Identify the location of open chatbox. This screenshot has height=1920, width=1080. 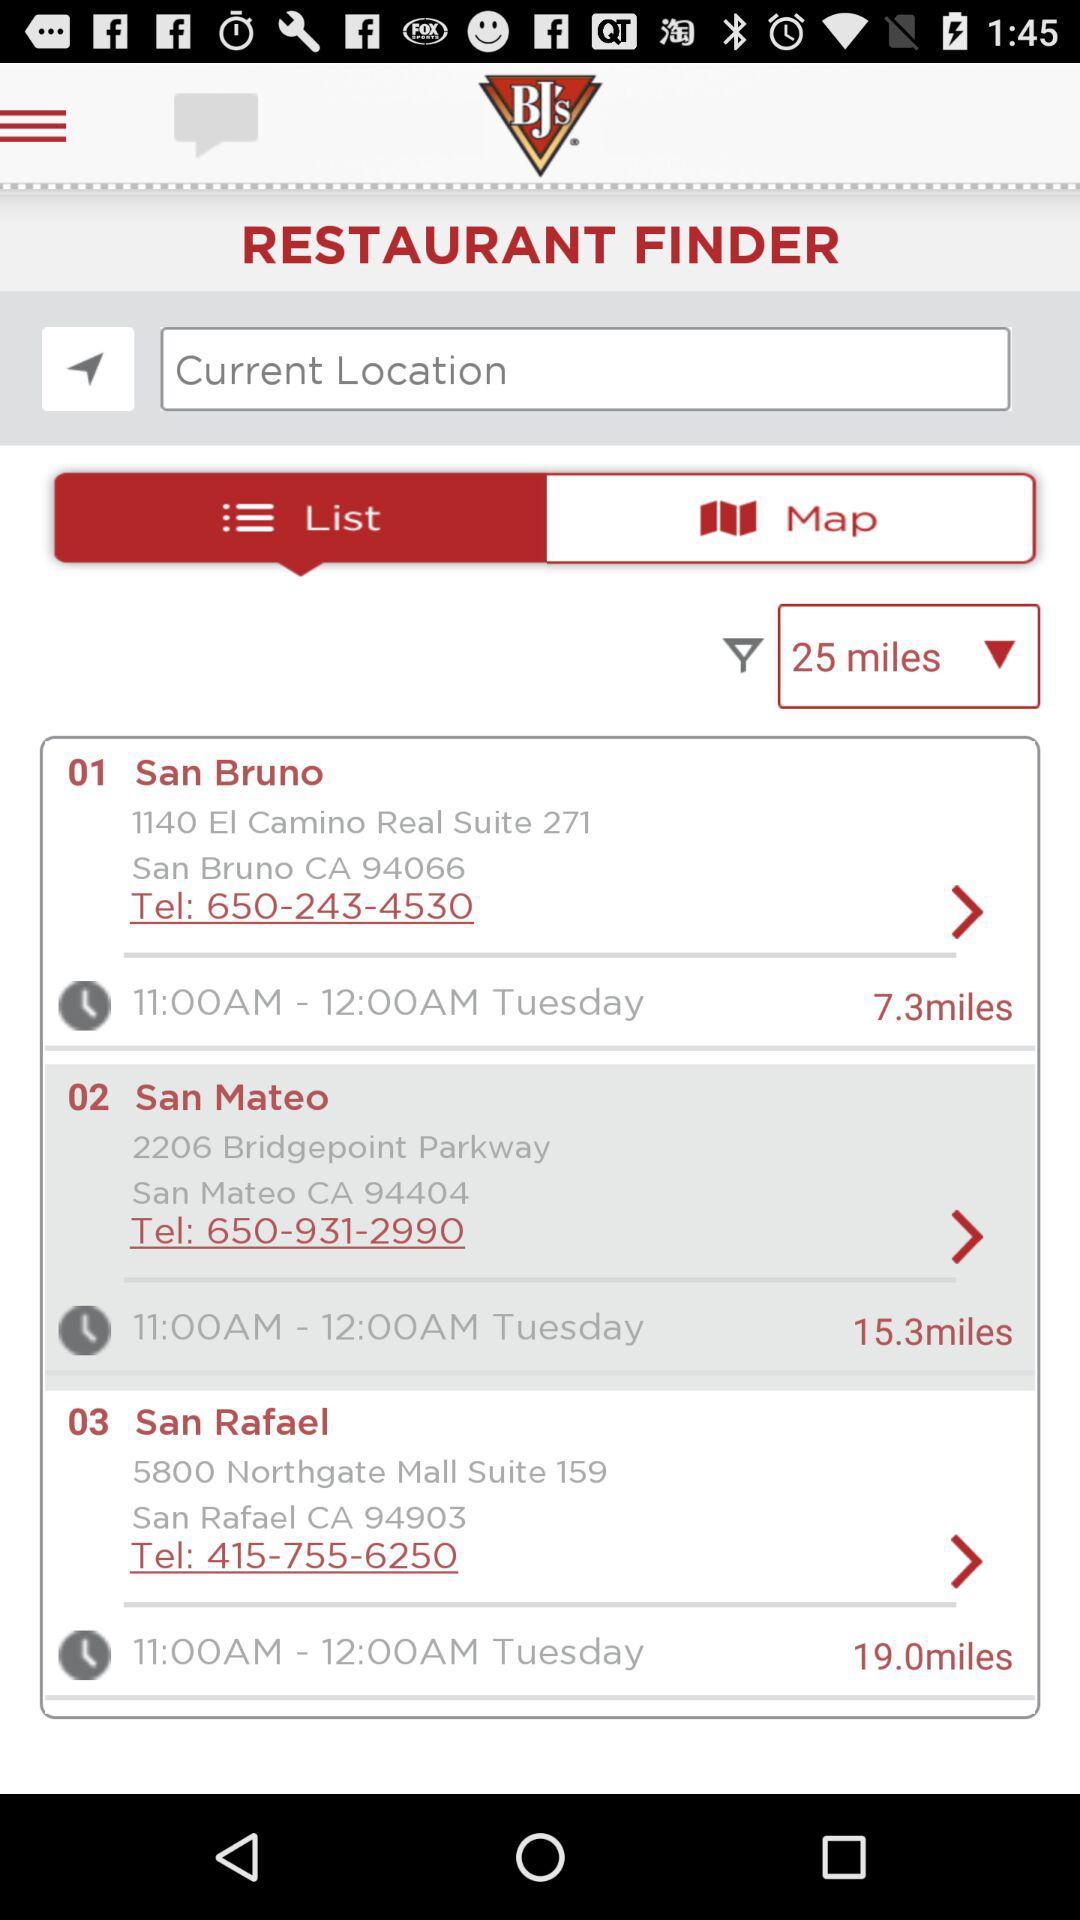
(218, 124).